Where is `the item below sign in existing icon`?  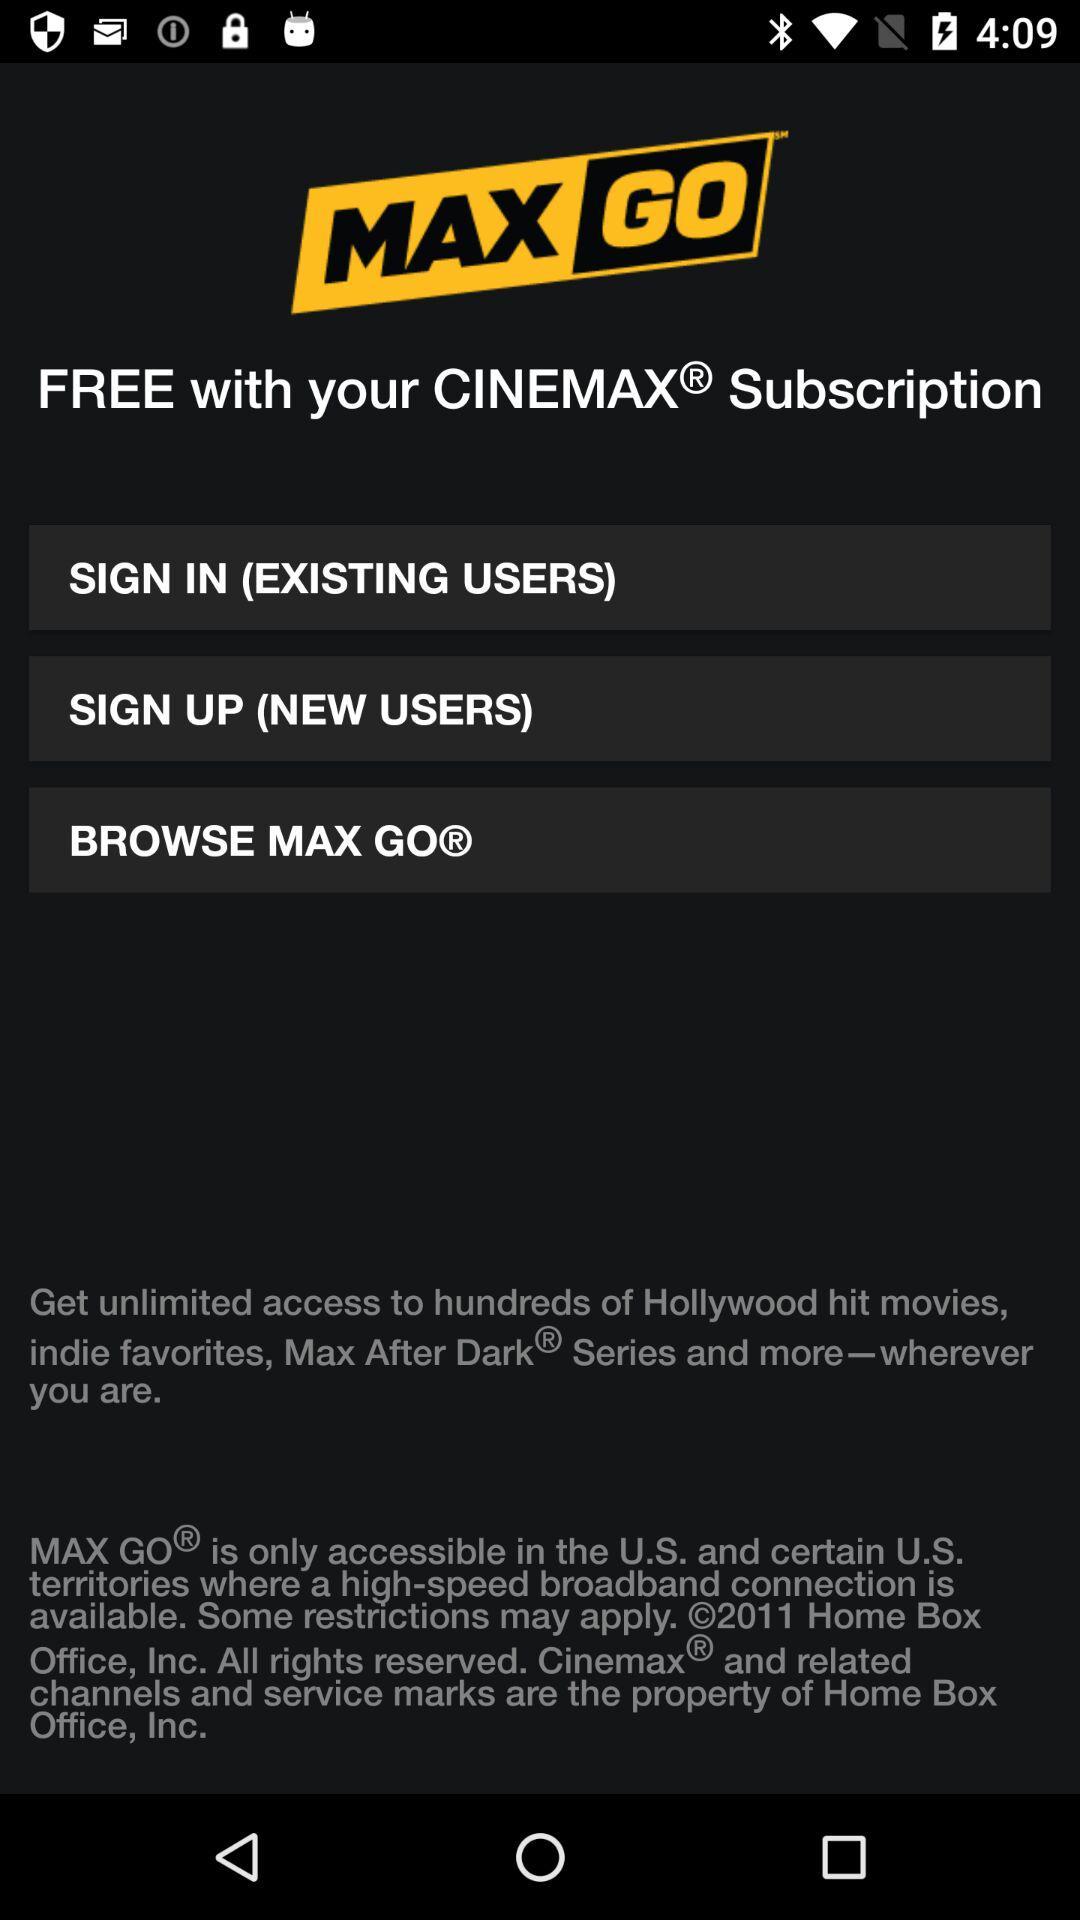 the item below sign in existing icon is located at coordinates (540, 708).